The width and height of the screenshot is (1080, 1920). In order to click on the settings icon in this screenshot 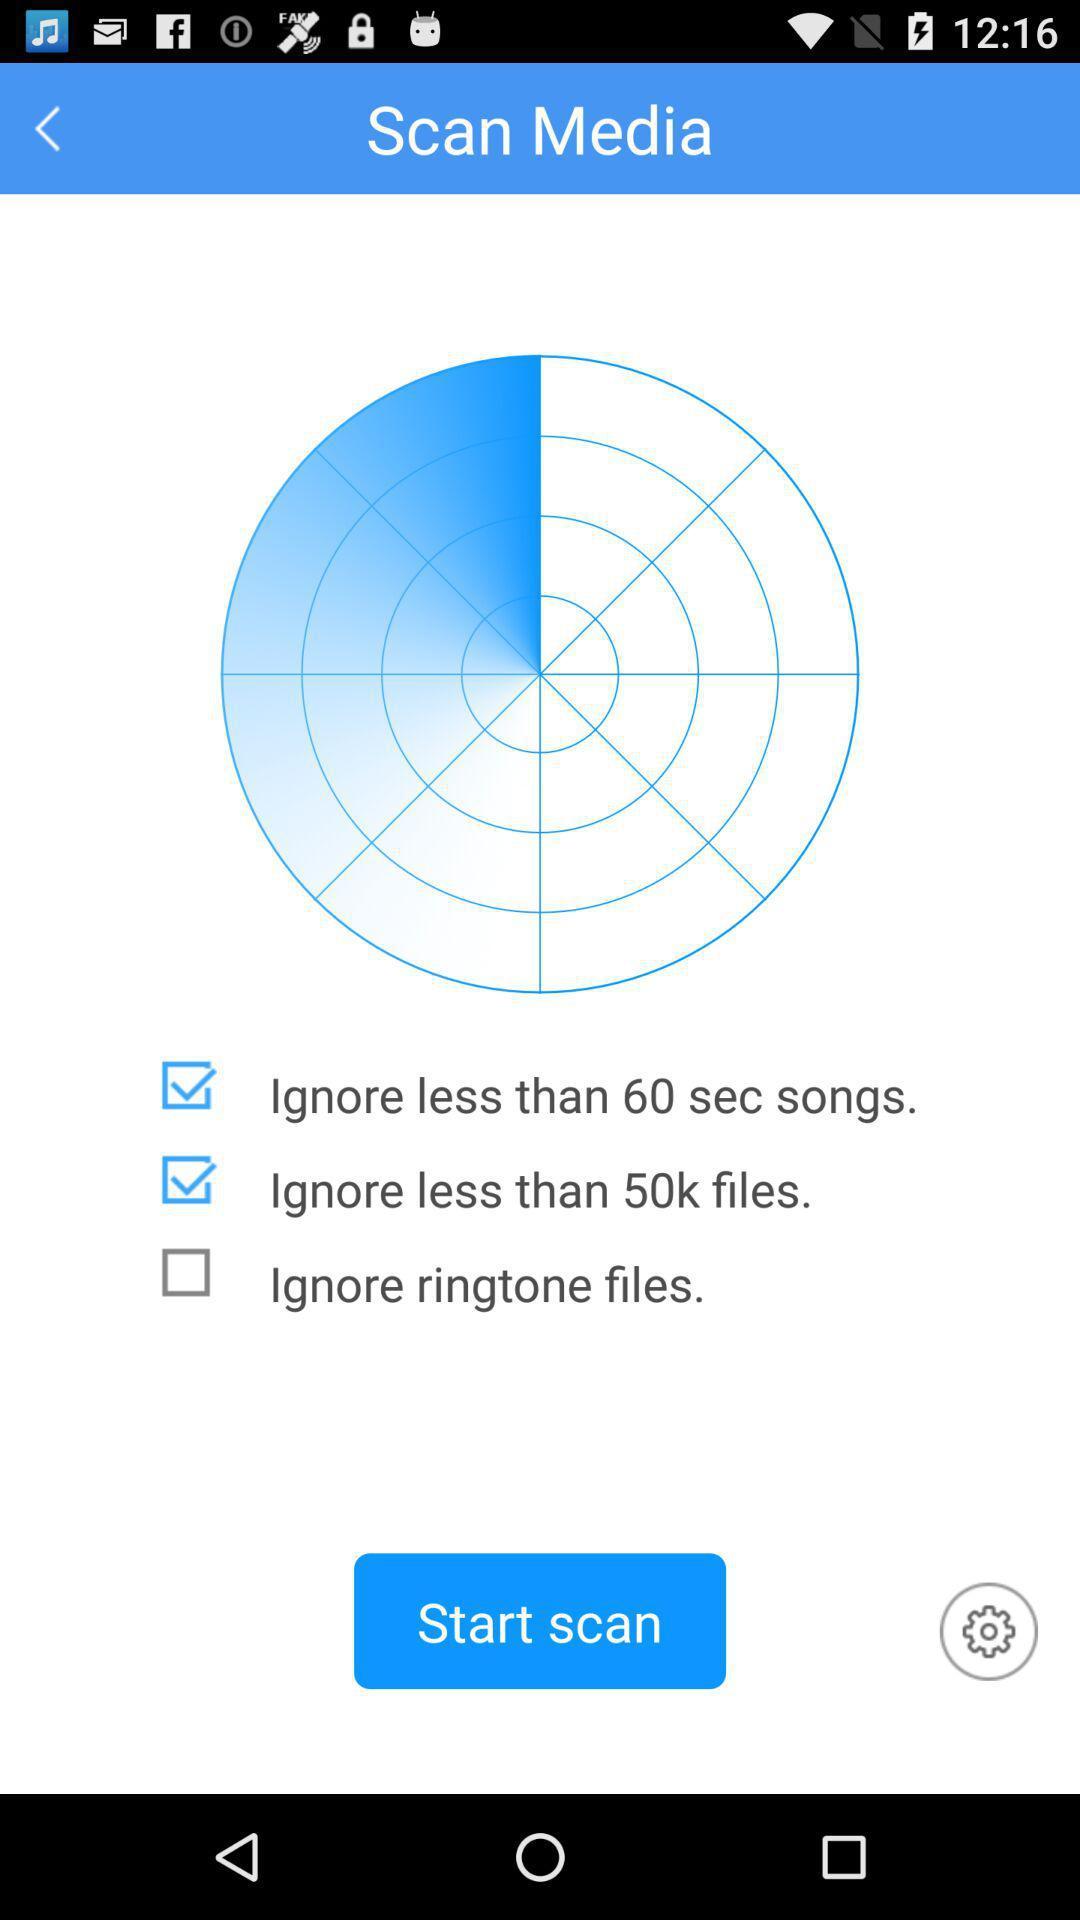, I will do `click(987, 1745)`.